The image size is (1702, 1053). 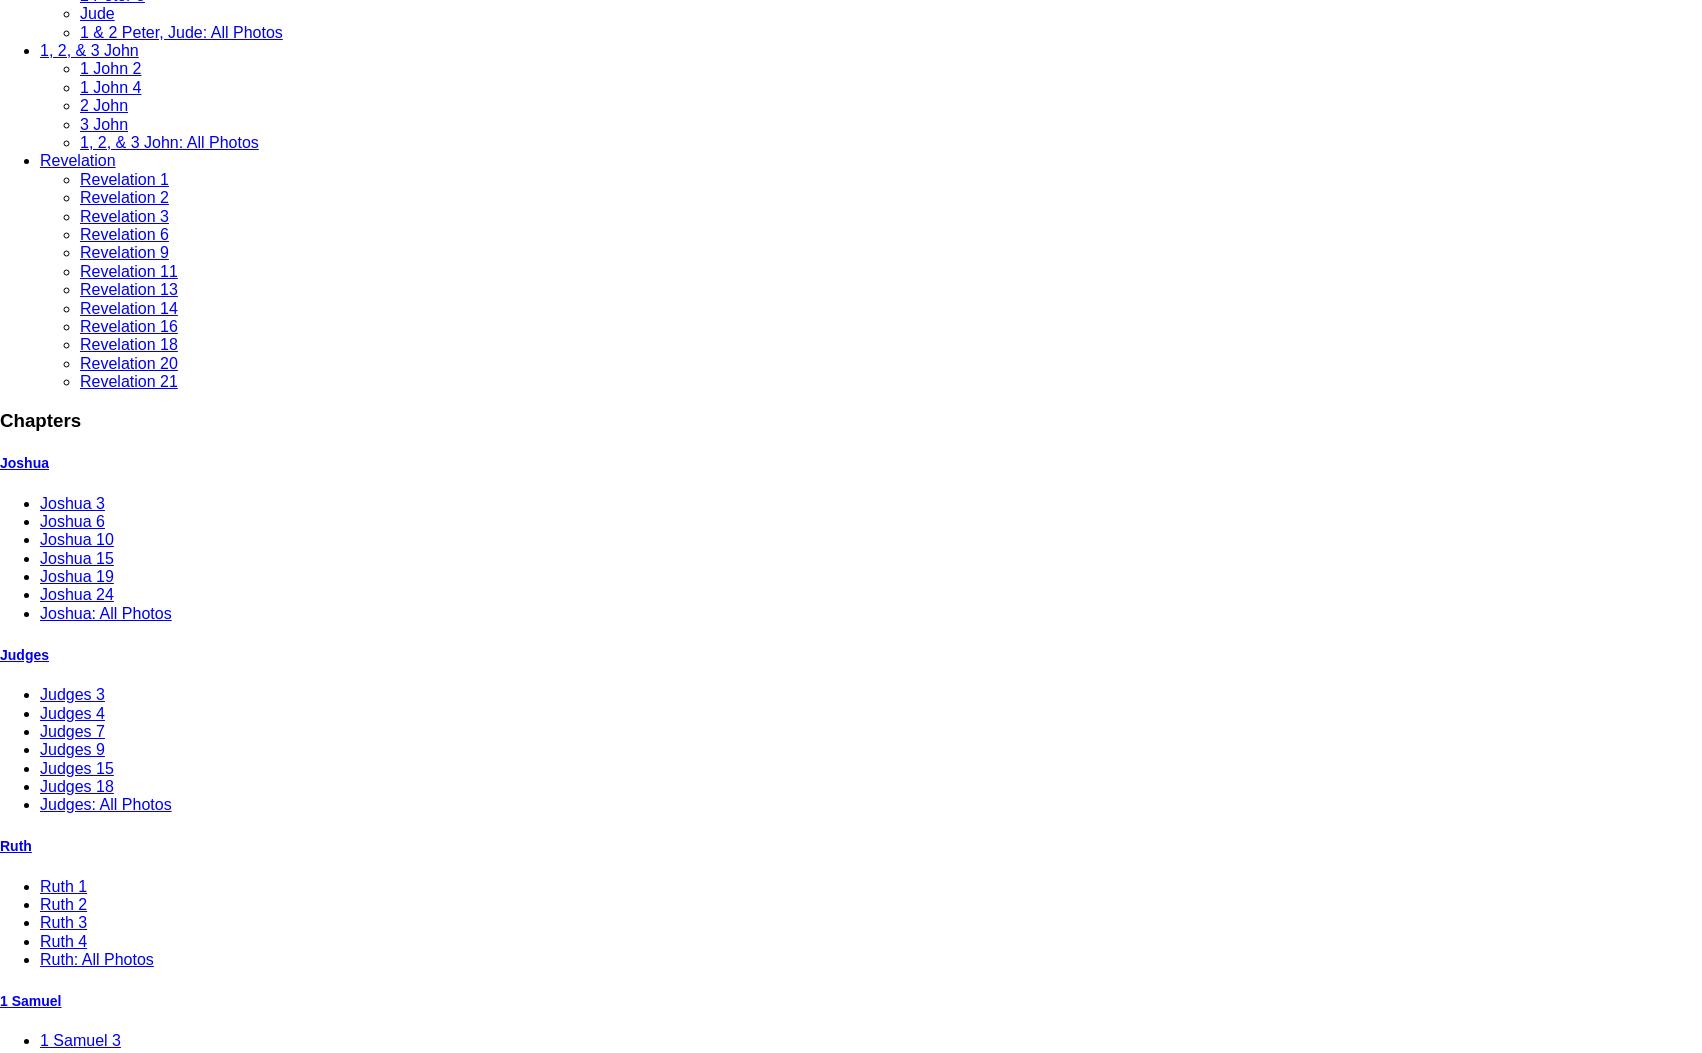 What do you see at coordinates (76, 767) in the screenshot?
I see `'Judges 15'` at bounding box center [76, 767].